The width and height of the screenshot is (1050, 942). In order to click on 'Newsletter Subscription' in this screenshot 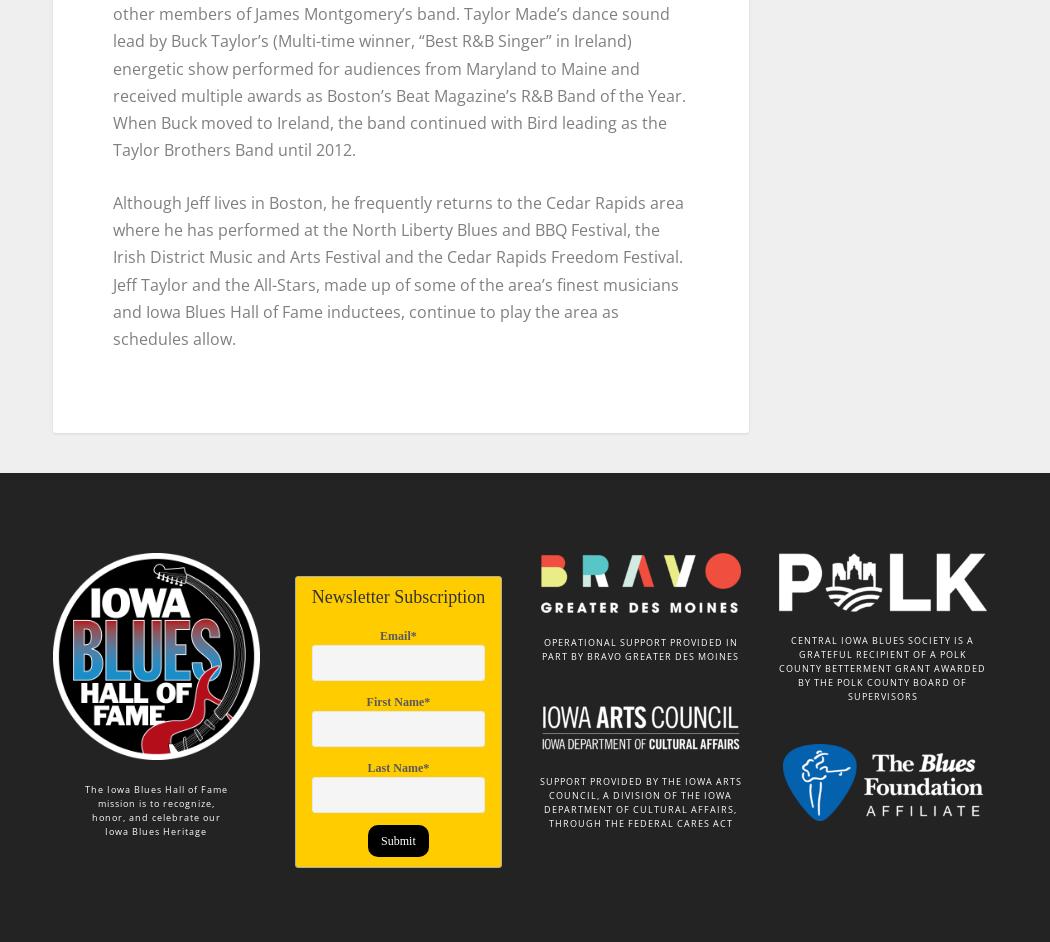, I will do `click(397, 586)`.